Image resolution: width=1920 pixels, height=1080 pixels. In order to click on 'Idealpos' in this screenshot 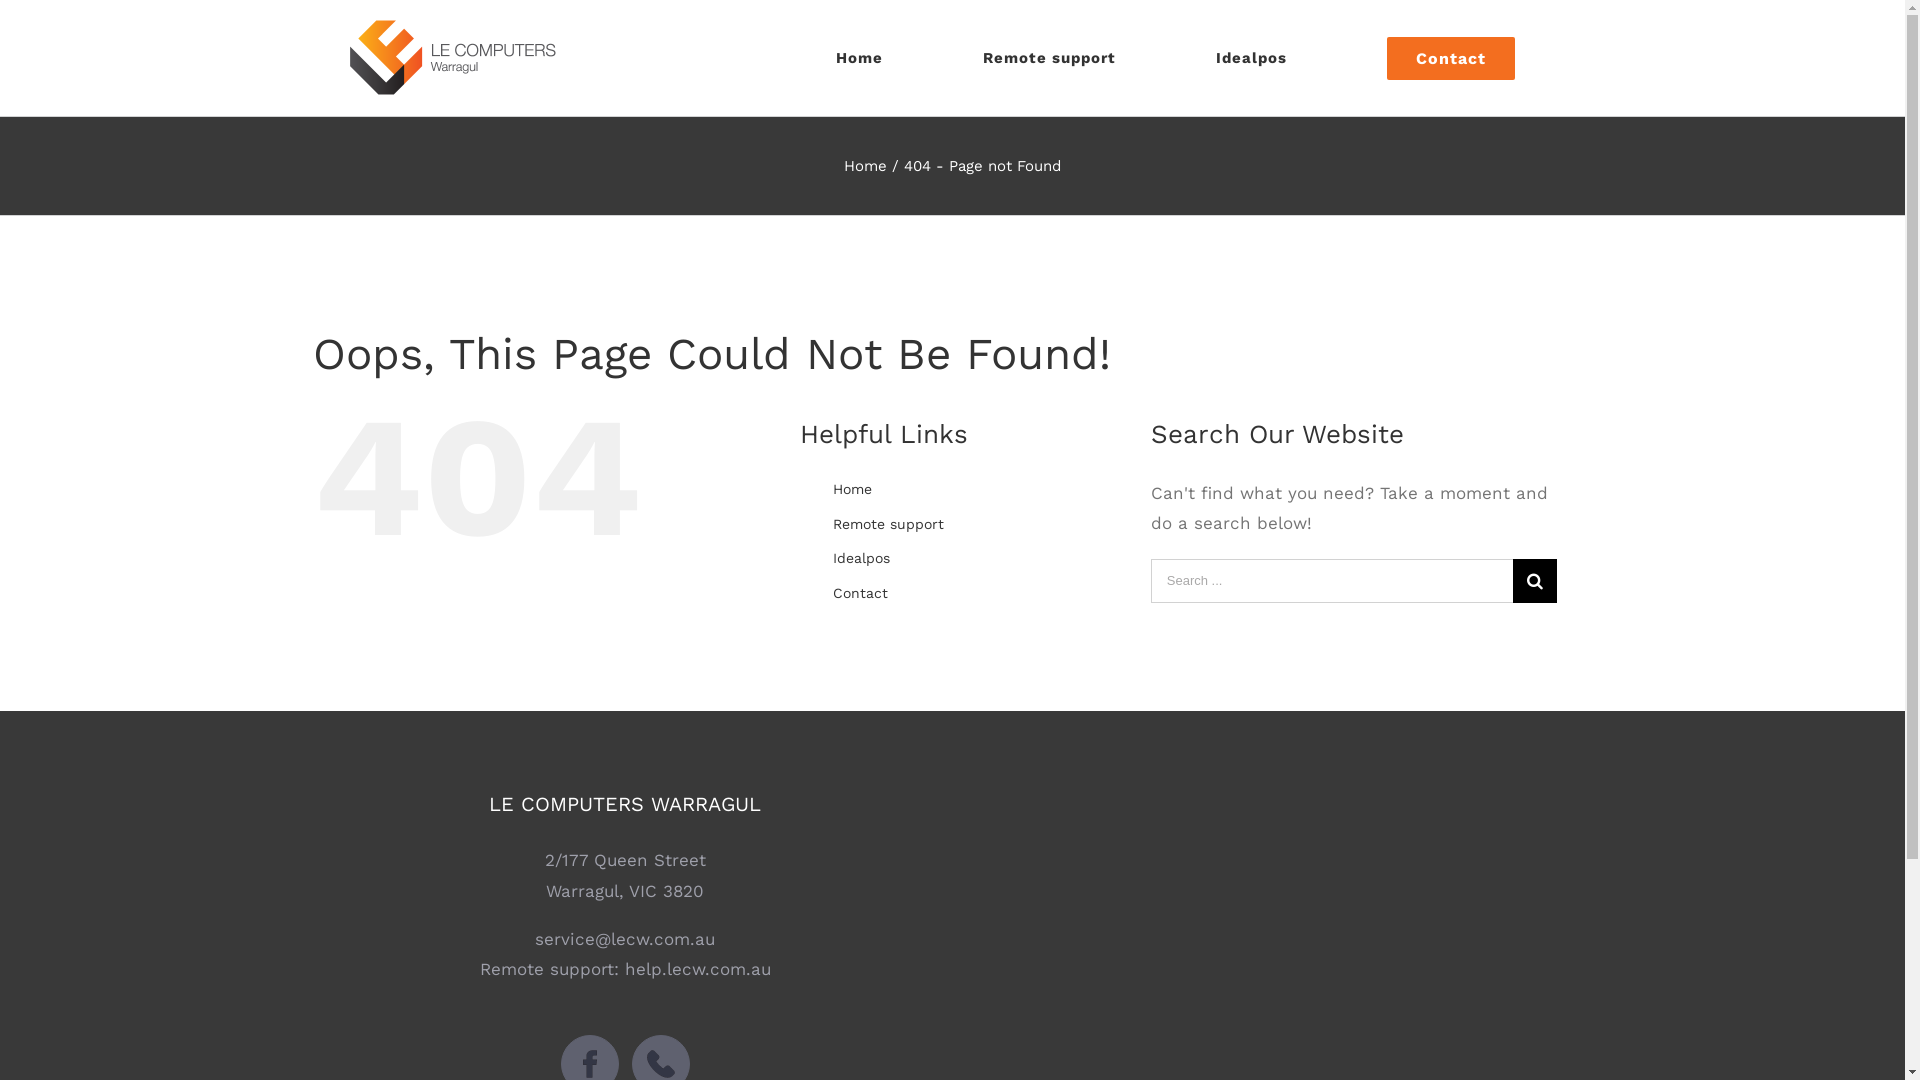, I will do `click(861, 558)`.